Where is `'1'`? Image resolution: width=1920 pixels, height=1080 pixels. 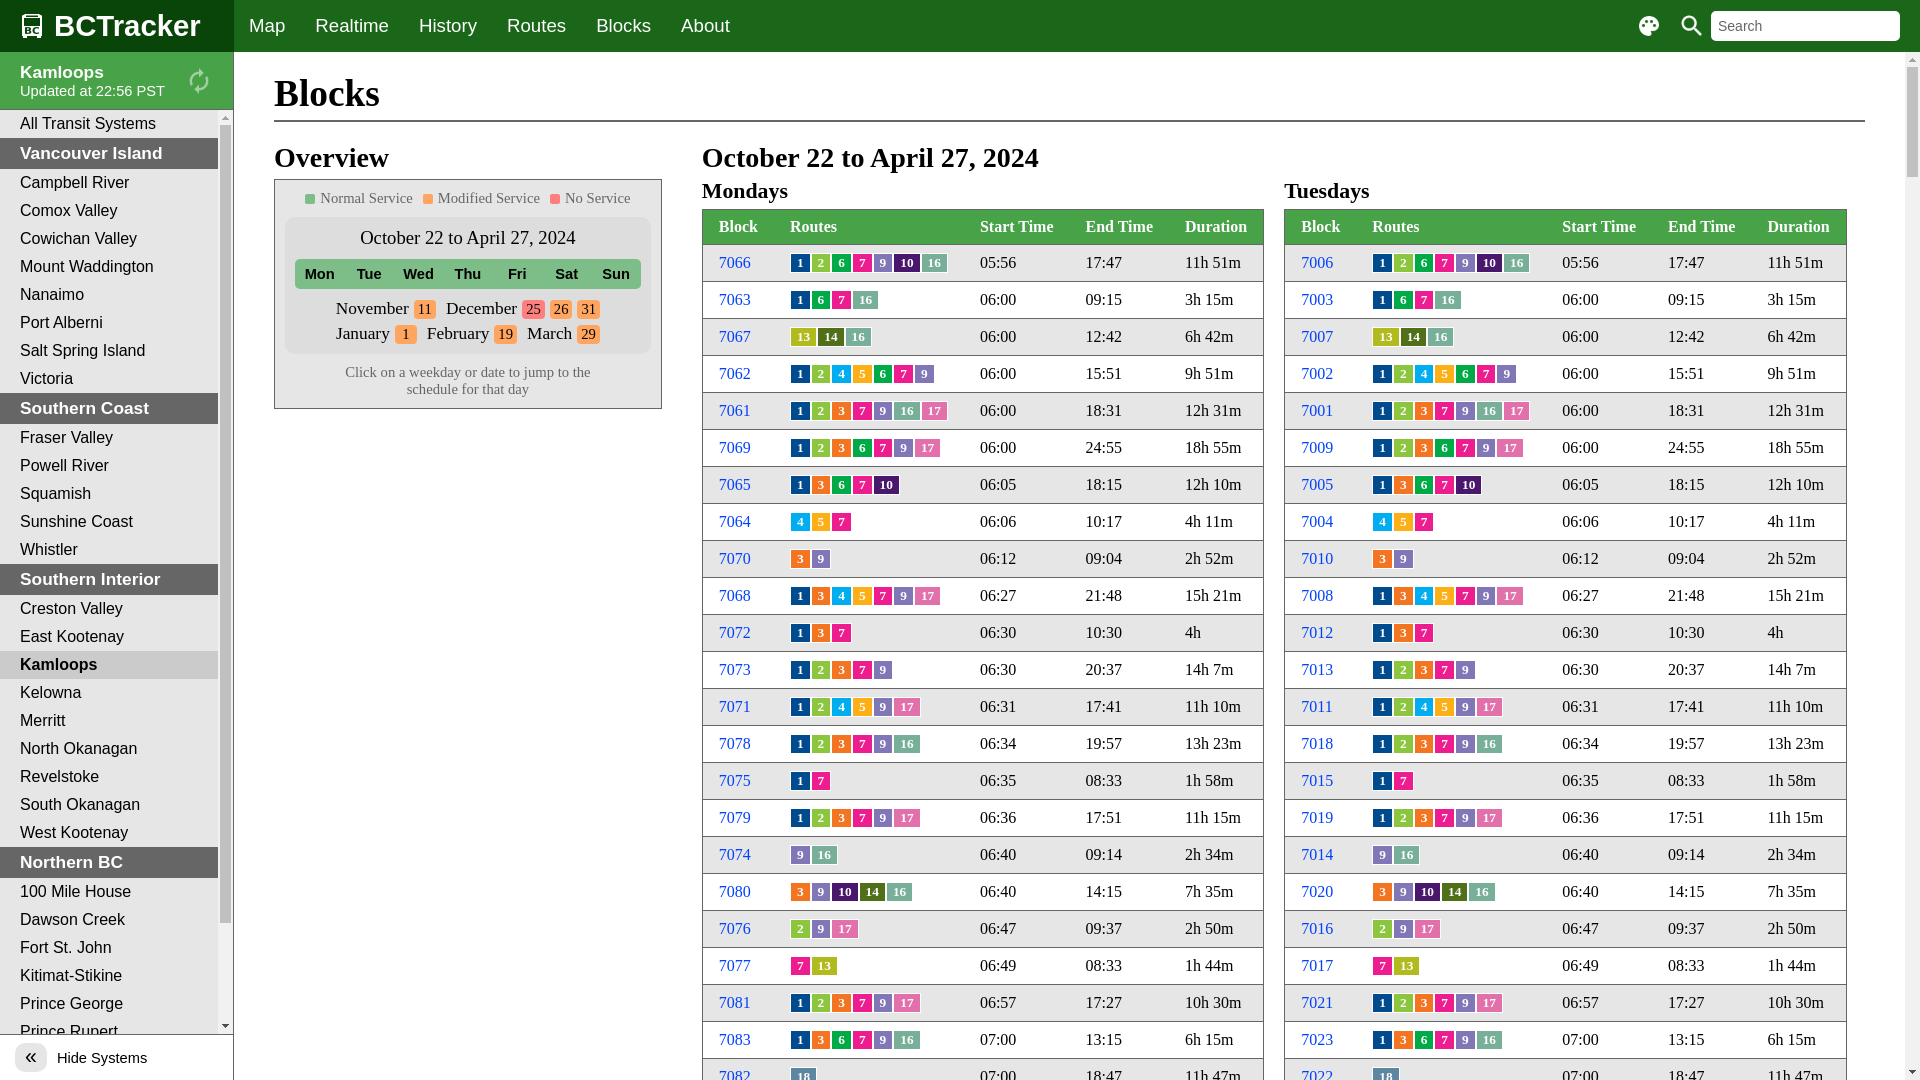
'1' is located at coordinates (1381, 705).